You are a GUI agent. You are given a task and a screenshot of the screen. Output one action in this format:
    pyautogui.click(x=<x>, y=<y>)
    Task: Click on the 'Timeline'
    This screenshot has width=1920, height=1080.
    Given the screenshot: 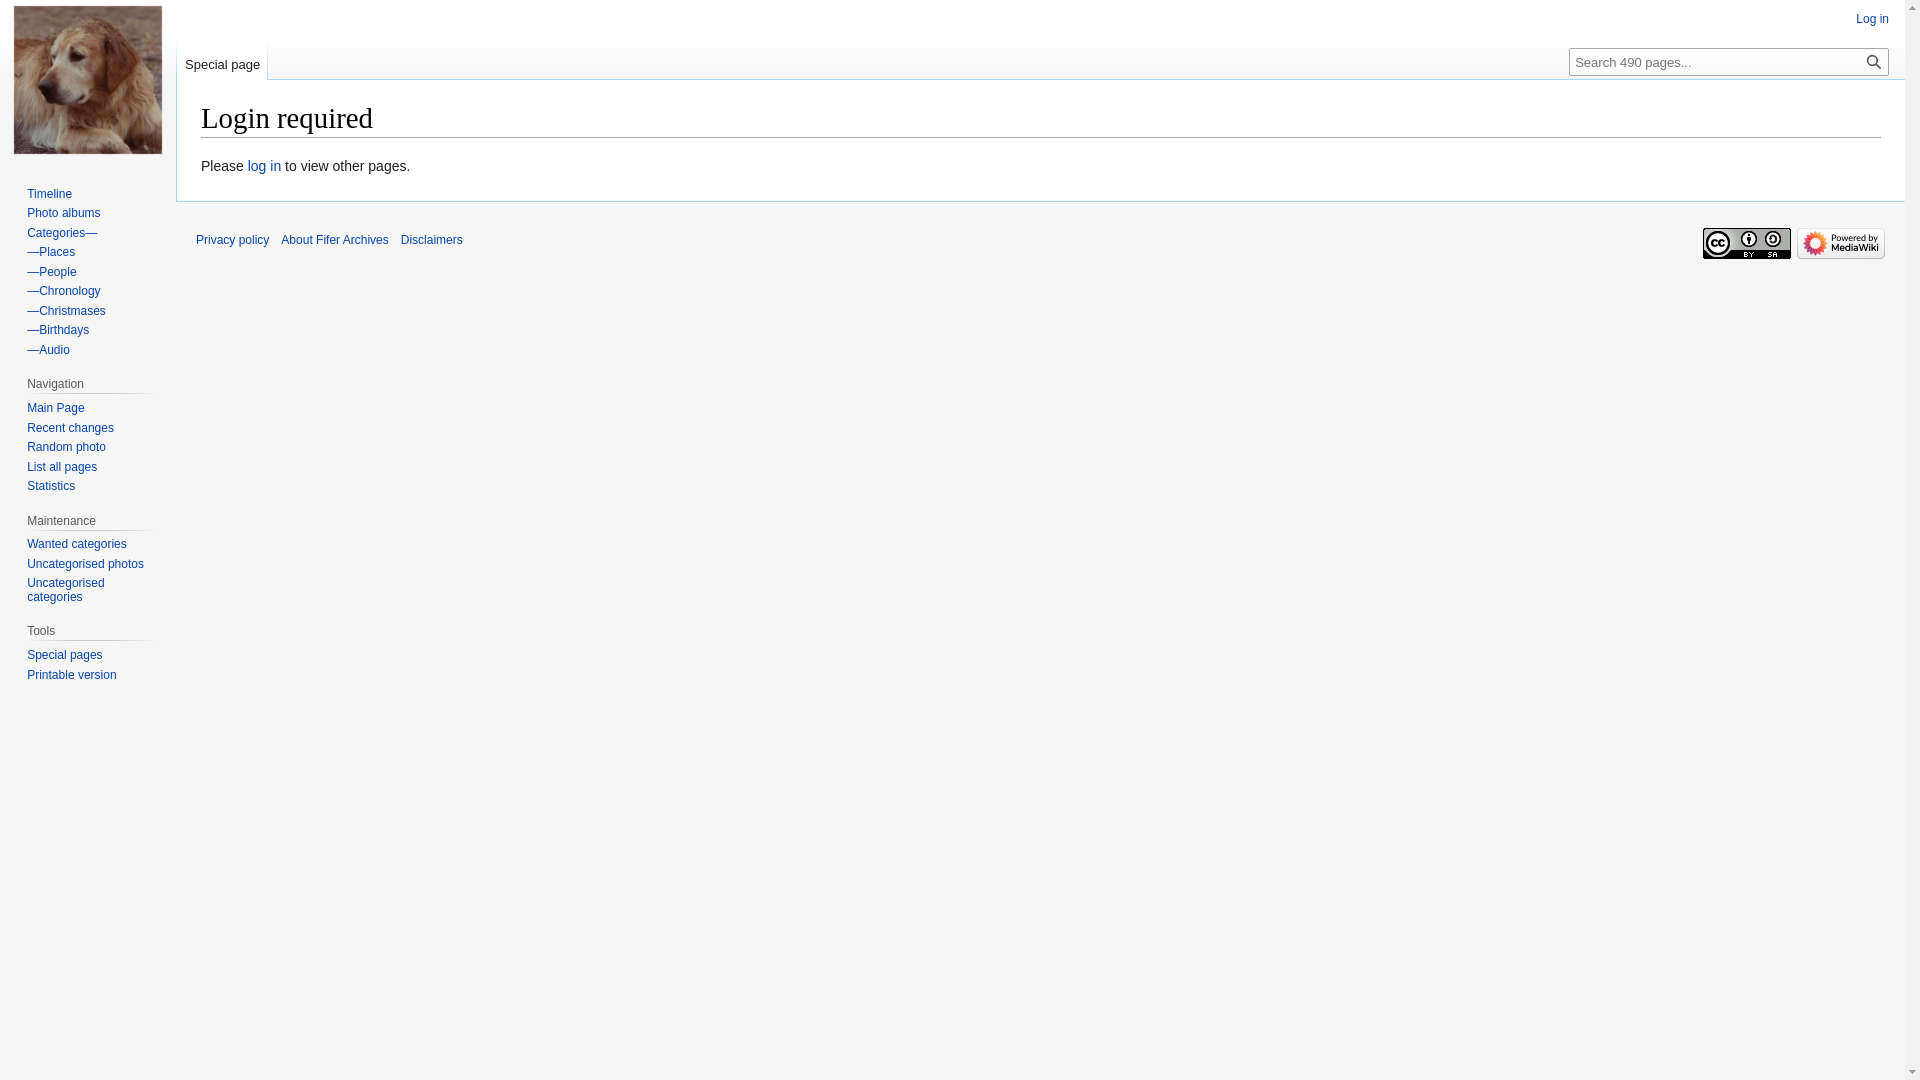 What is the action you would take?
    pyautogui.click(x=49, y=193)
    